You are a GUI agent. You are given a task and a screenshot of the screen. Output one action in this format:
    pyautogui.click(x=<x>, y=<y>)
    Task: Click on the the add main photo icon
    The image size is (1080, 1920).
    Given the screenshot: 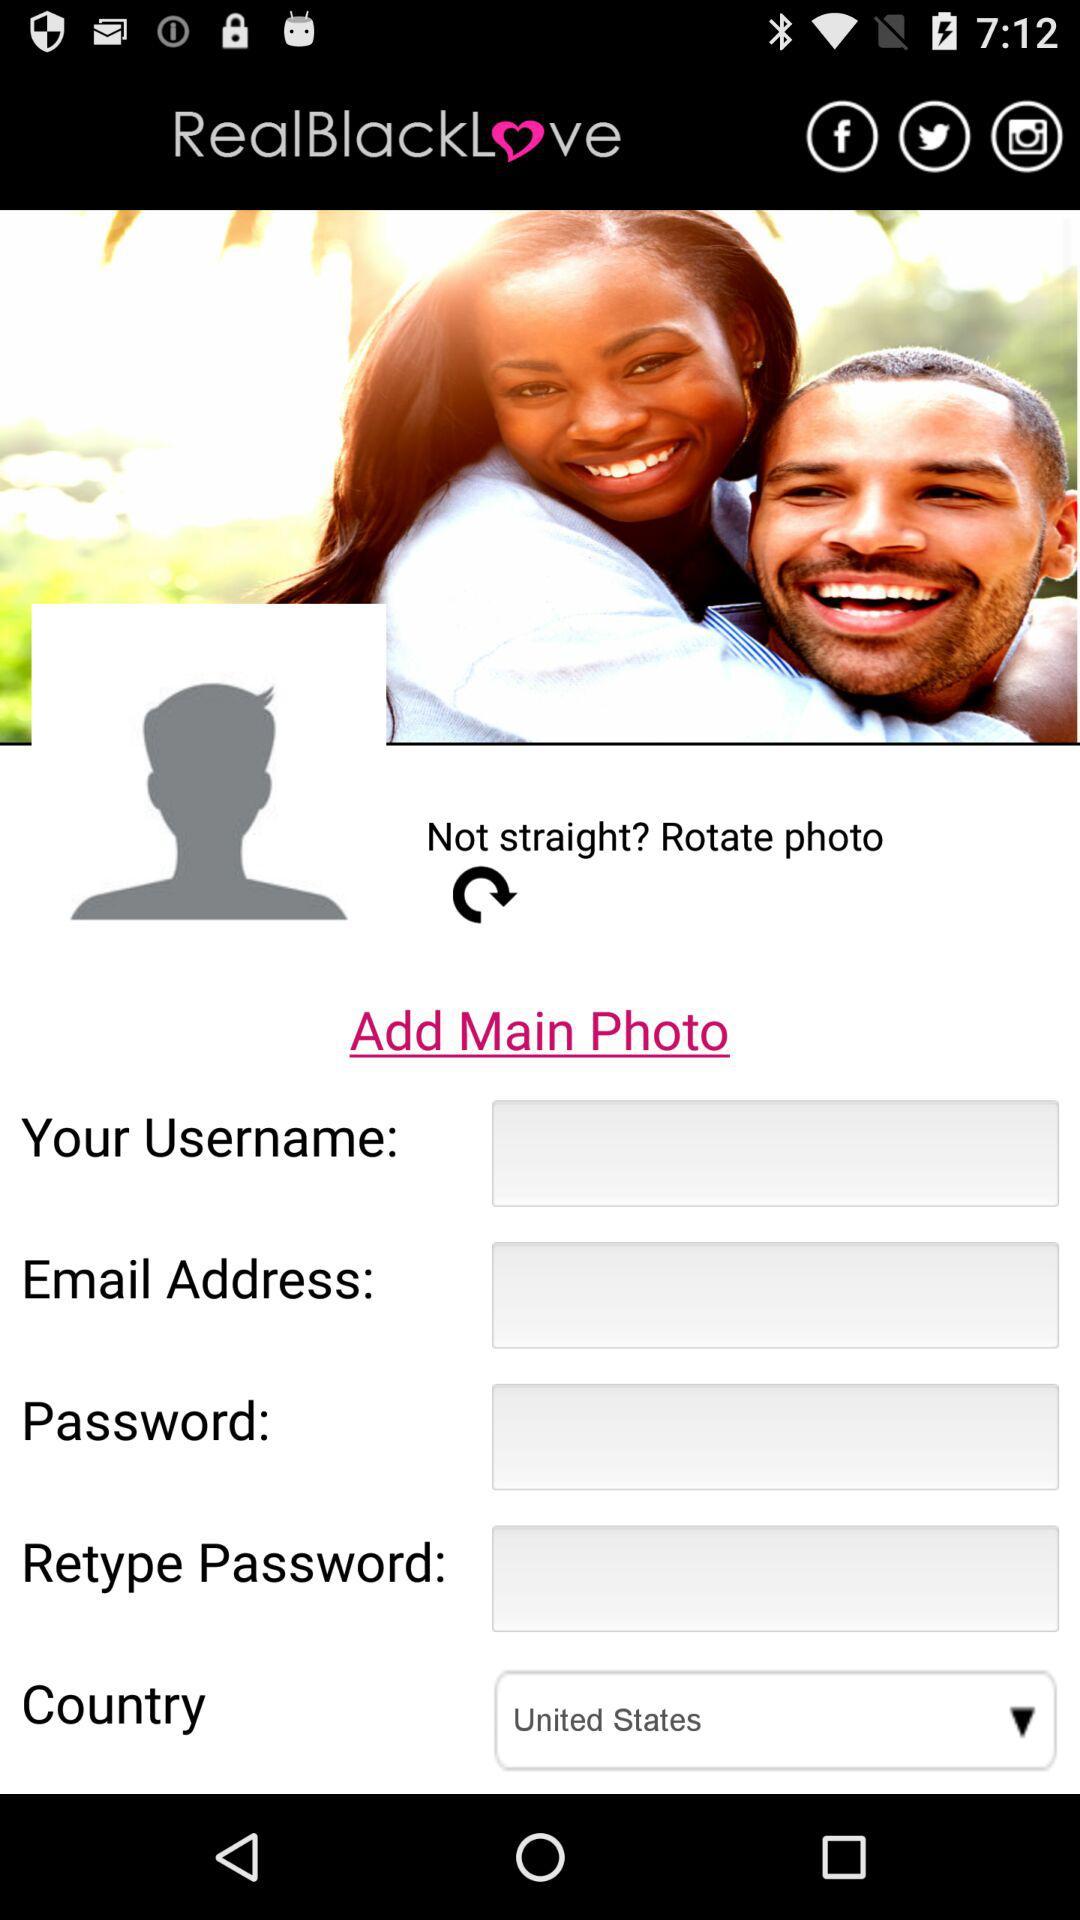 What is the action you would take?
    pyautogui.click(x=538, y=1029)
    